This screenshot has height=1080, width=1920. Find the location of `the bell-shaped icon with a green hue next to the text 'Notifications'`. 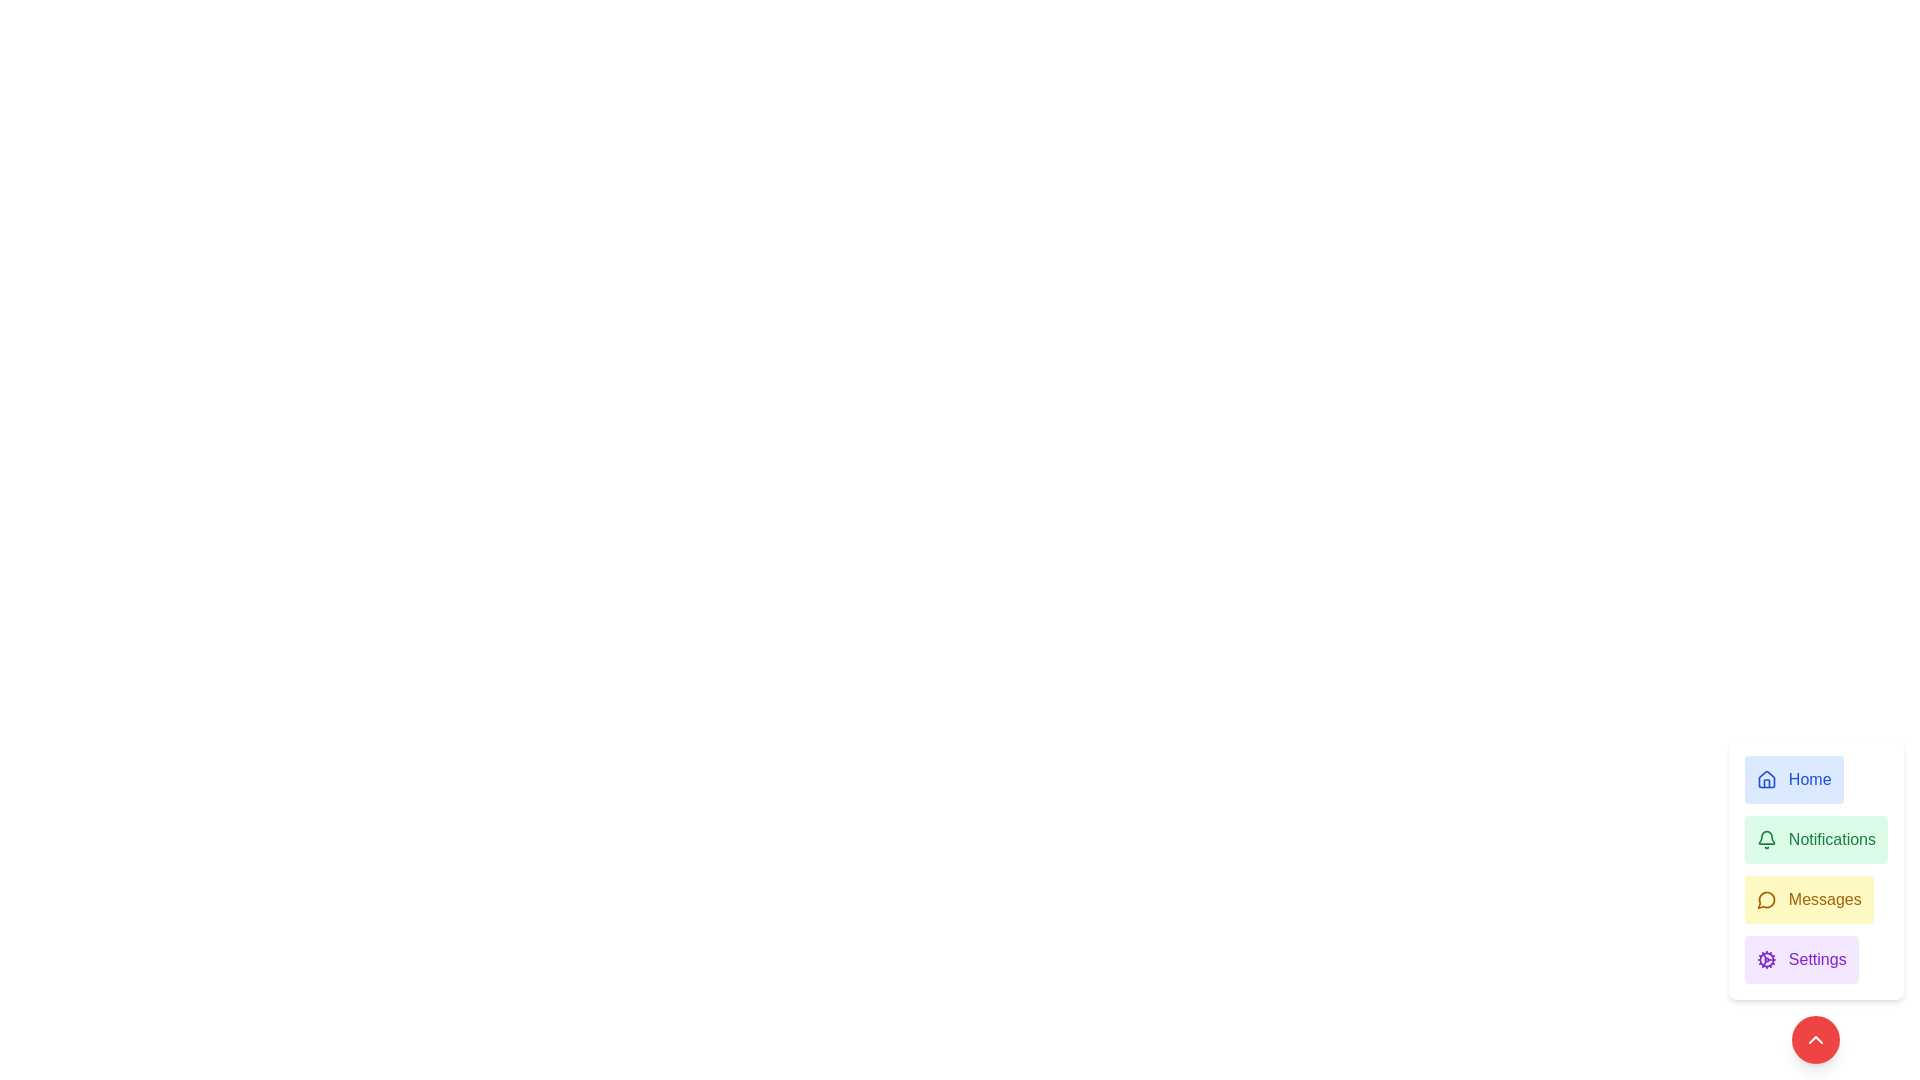

the bell-shaped icon with a green hue next to the text 'Notifications' is located at coordinates (1766, 840).